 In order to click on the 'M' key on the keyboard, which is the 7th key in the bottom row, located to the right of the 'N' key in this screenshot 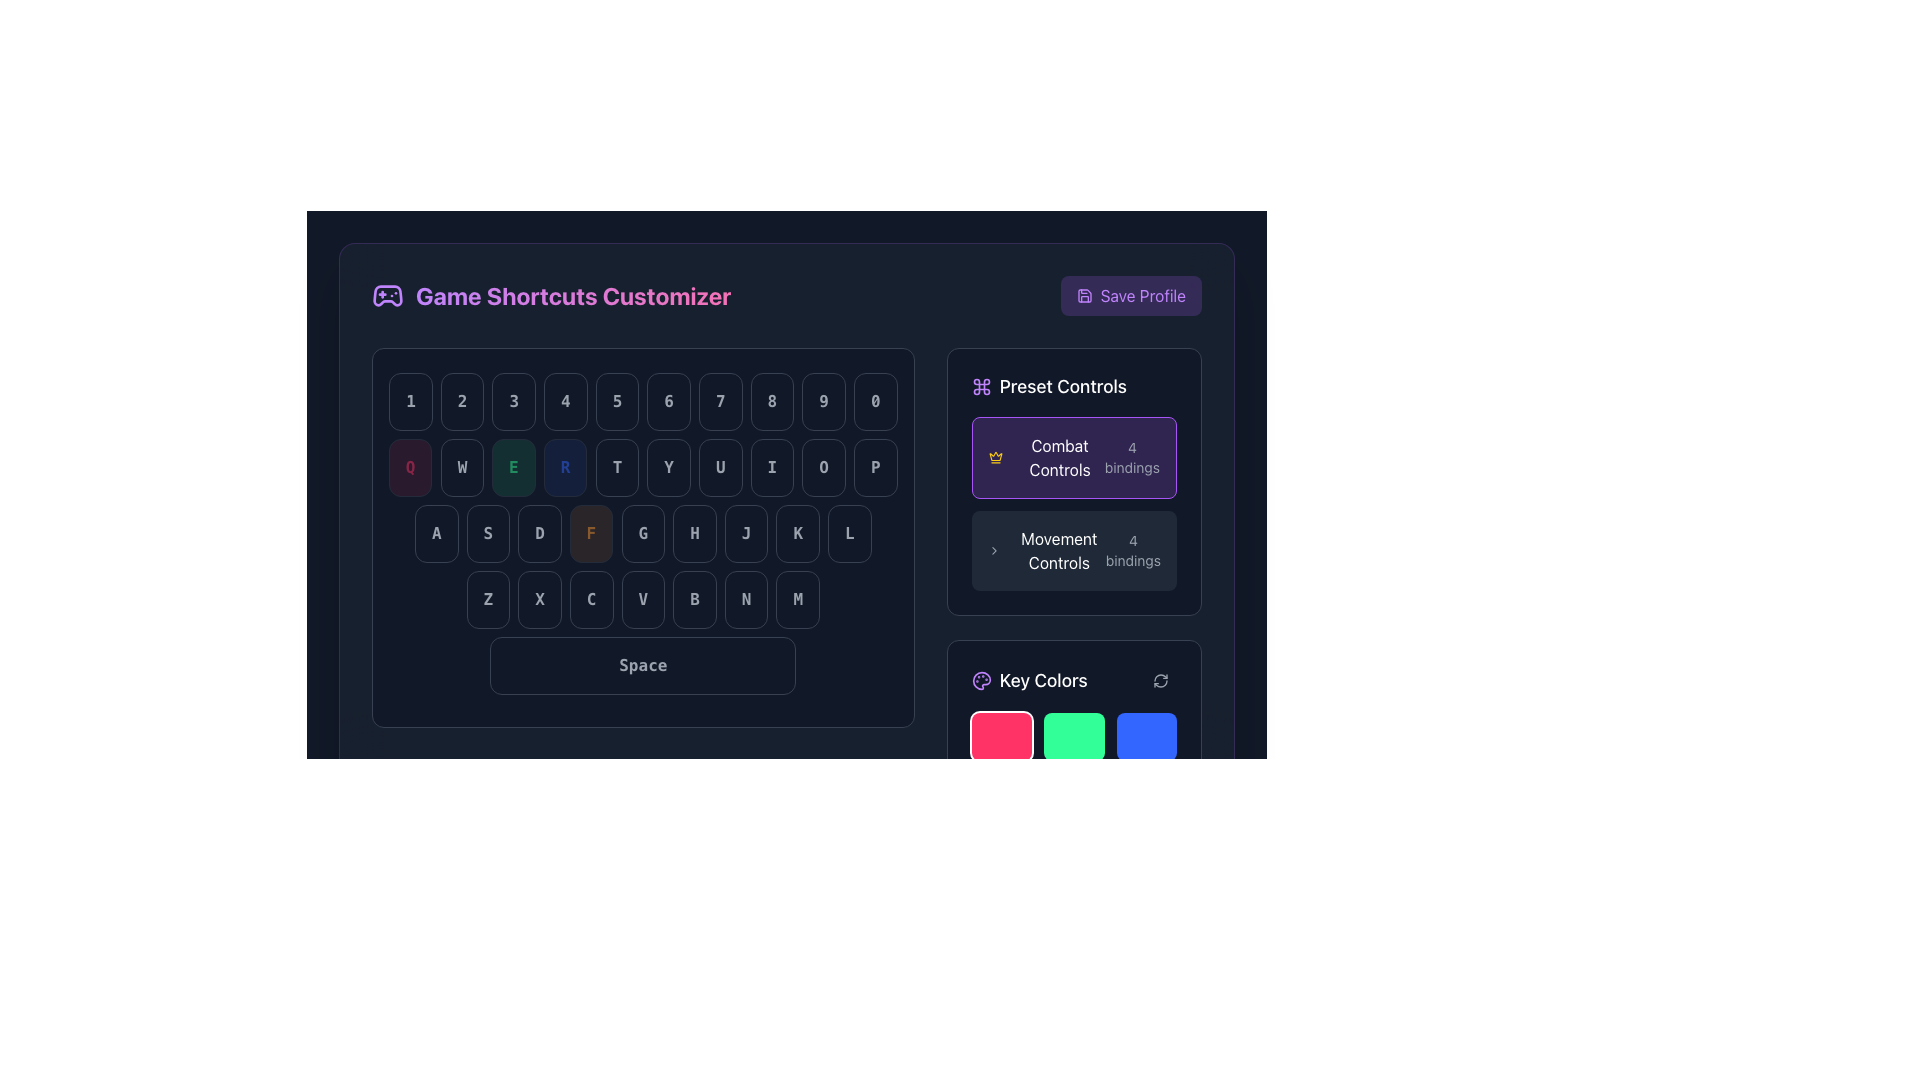, I will do `click(797, 599)`.